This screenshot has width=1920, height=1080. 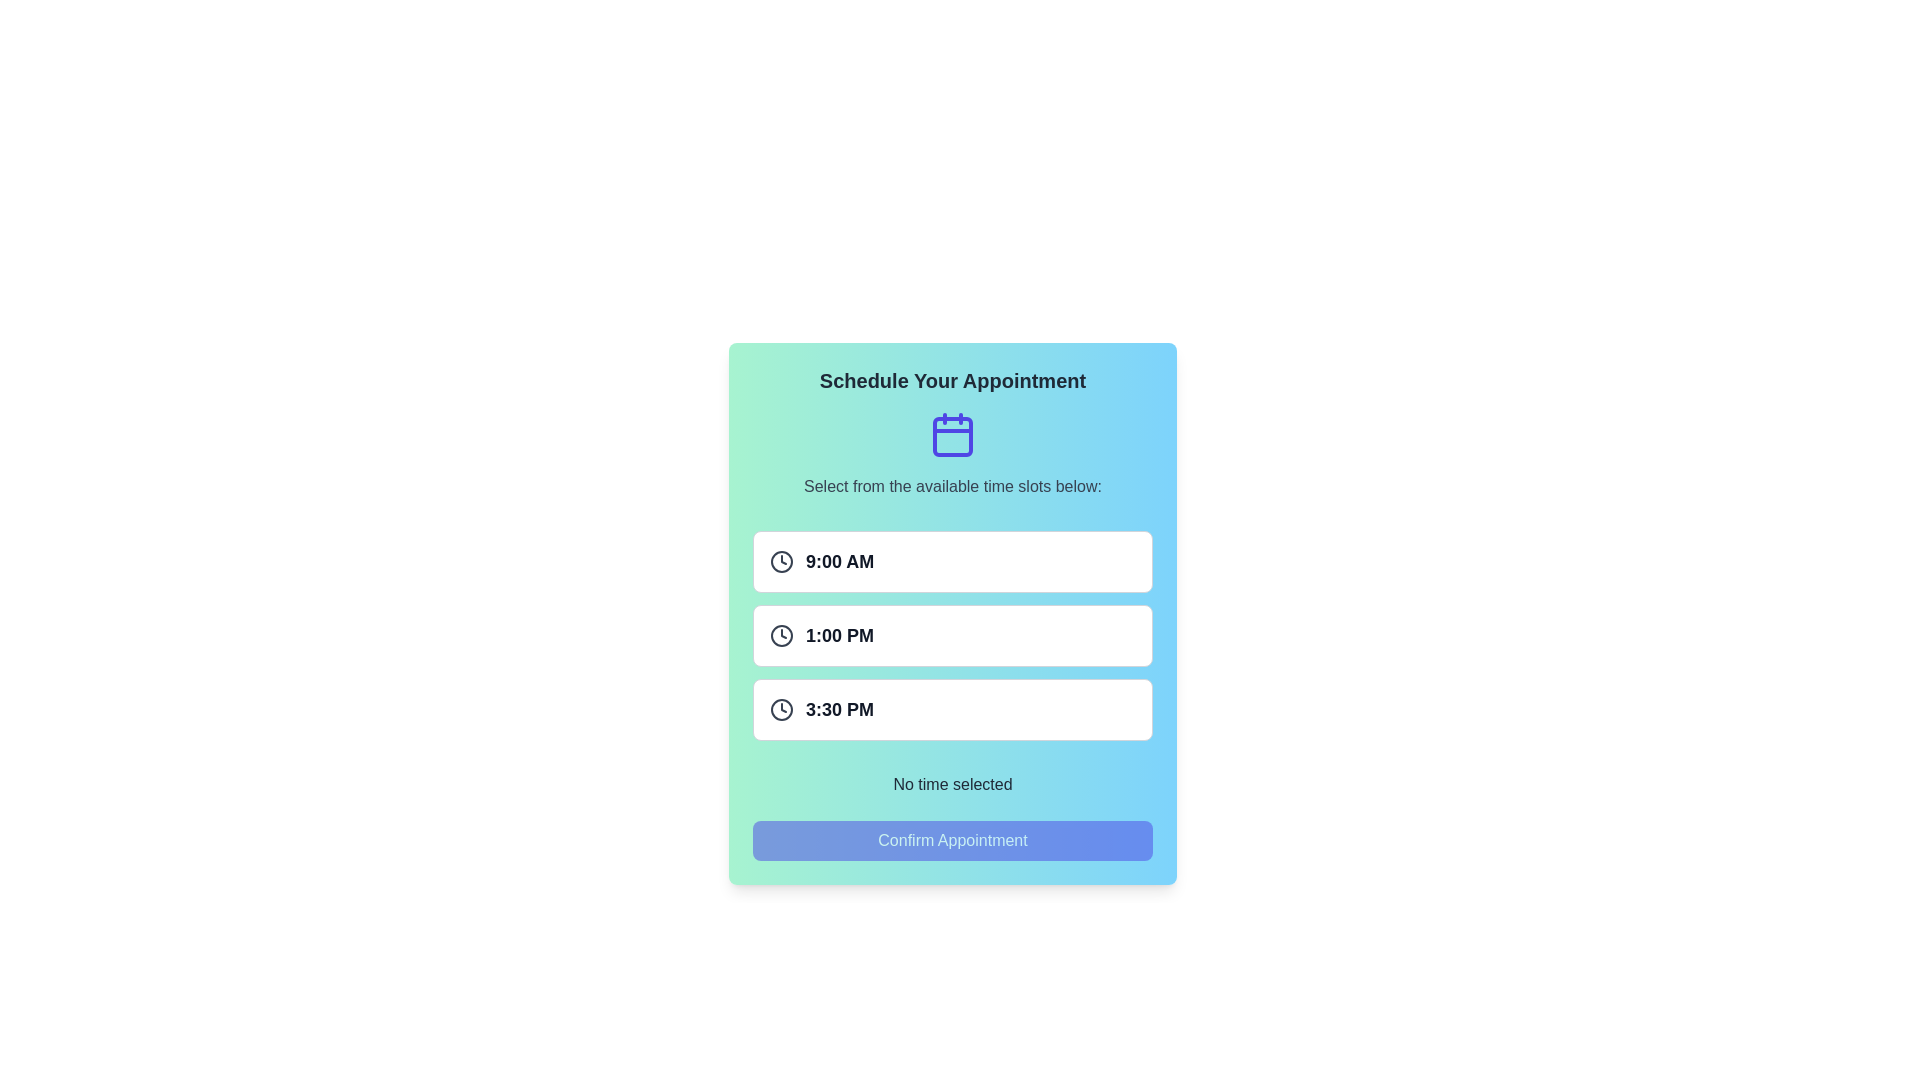 What do you see at coordinates (781, 636) in the screenshot?
I see `the circular boundary of the clock icon associated with the second time slot, which is aligned with '1:00 PM'` at bounding box center [781, 636].